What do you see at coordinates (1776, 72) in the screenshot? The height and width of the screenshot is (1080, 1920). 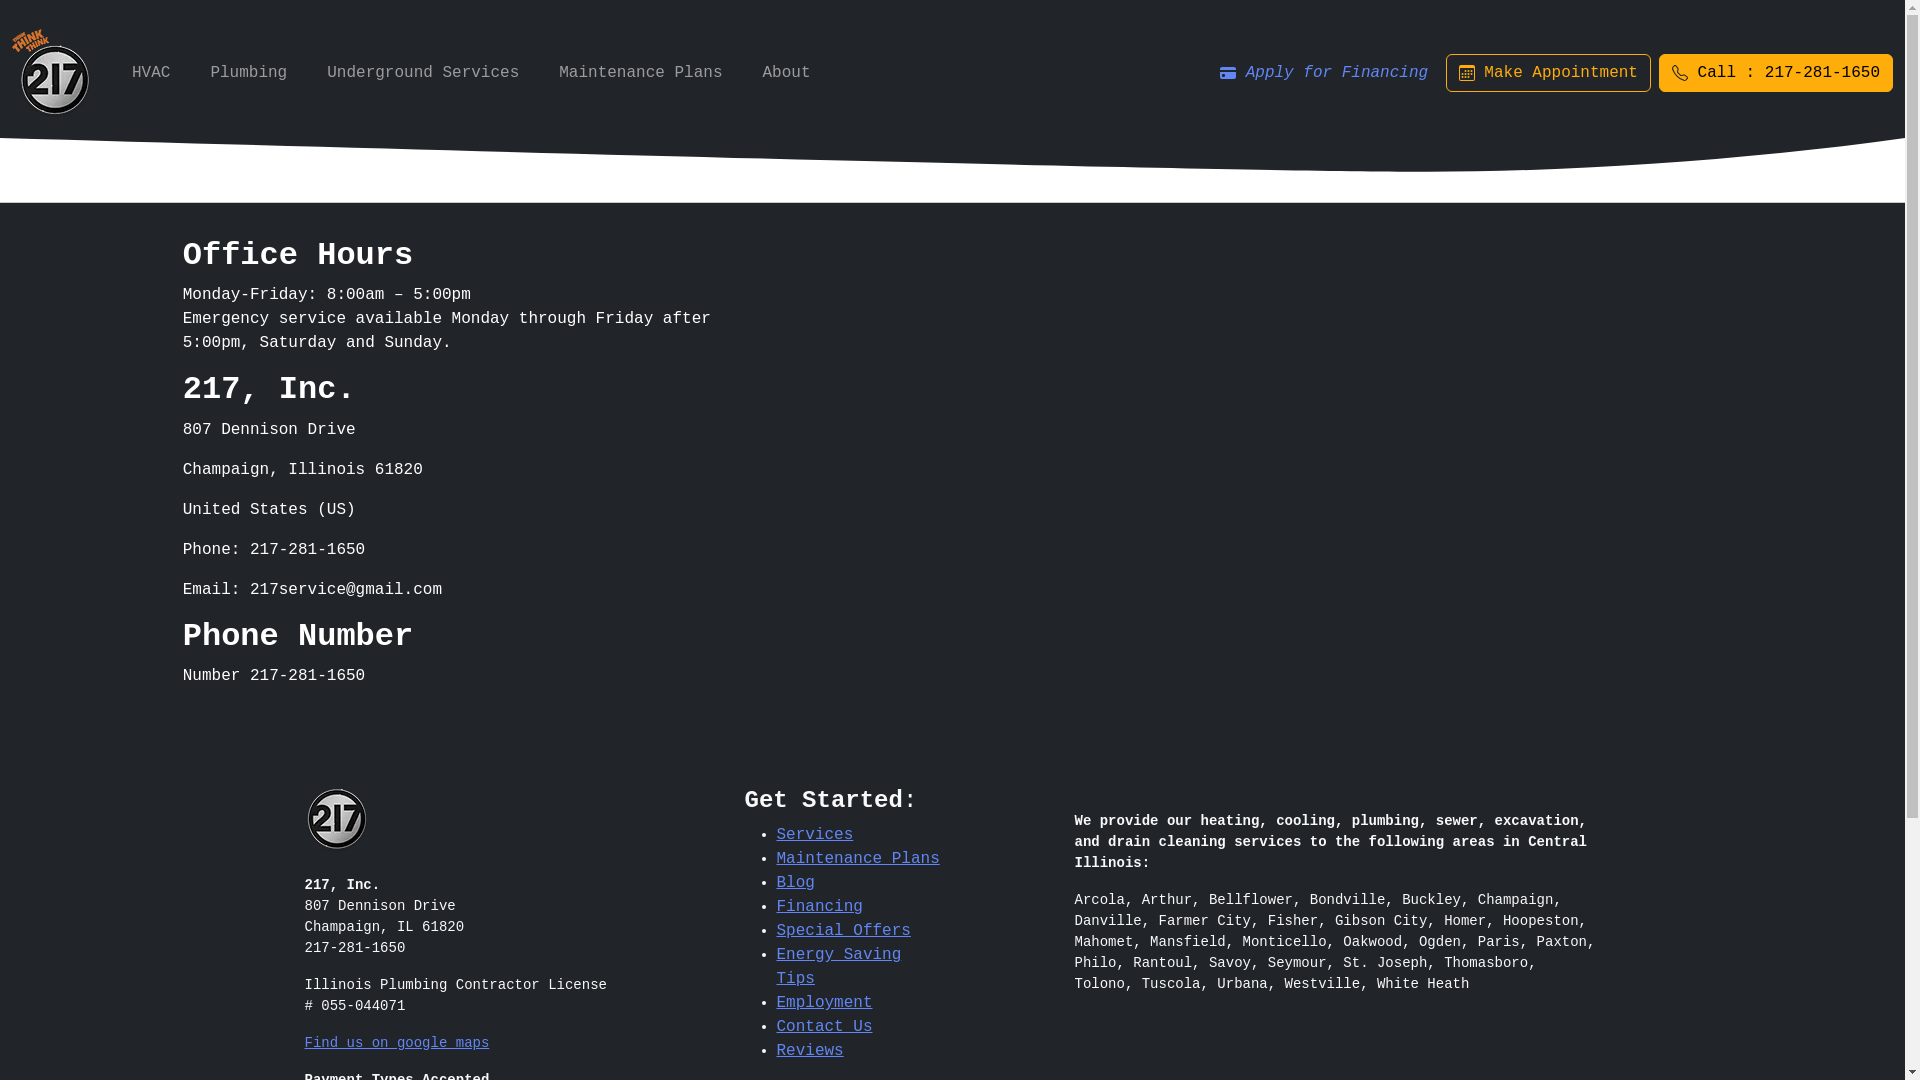 I see `'Call : 217-281-1650'` at bounding box center [1776, 72].